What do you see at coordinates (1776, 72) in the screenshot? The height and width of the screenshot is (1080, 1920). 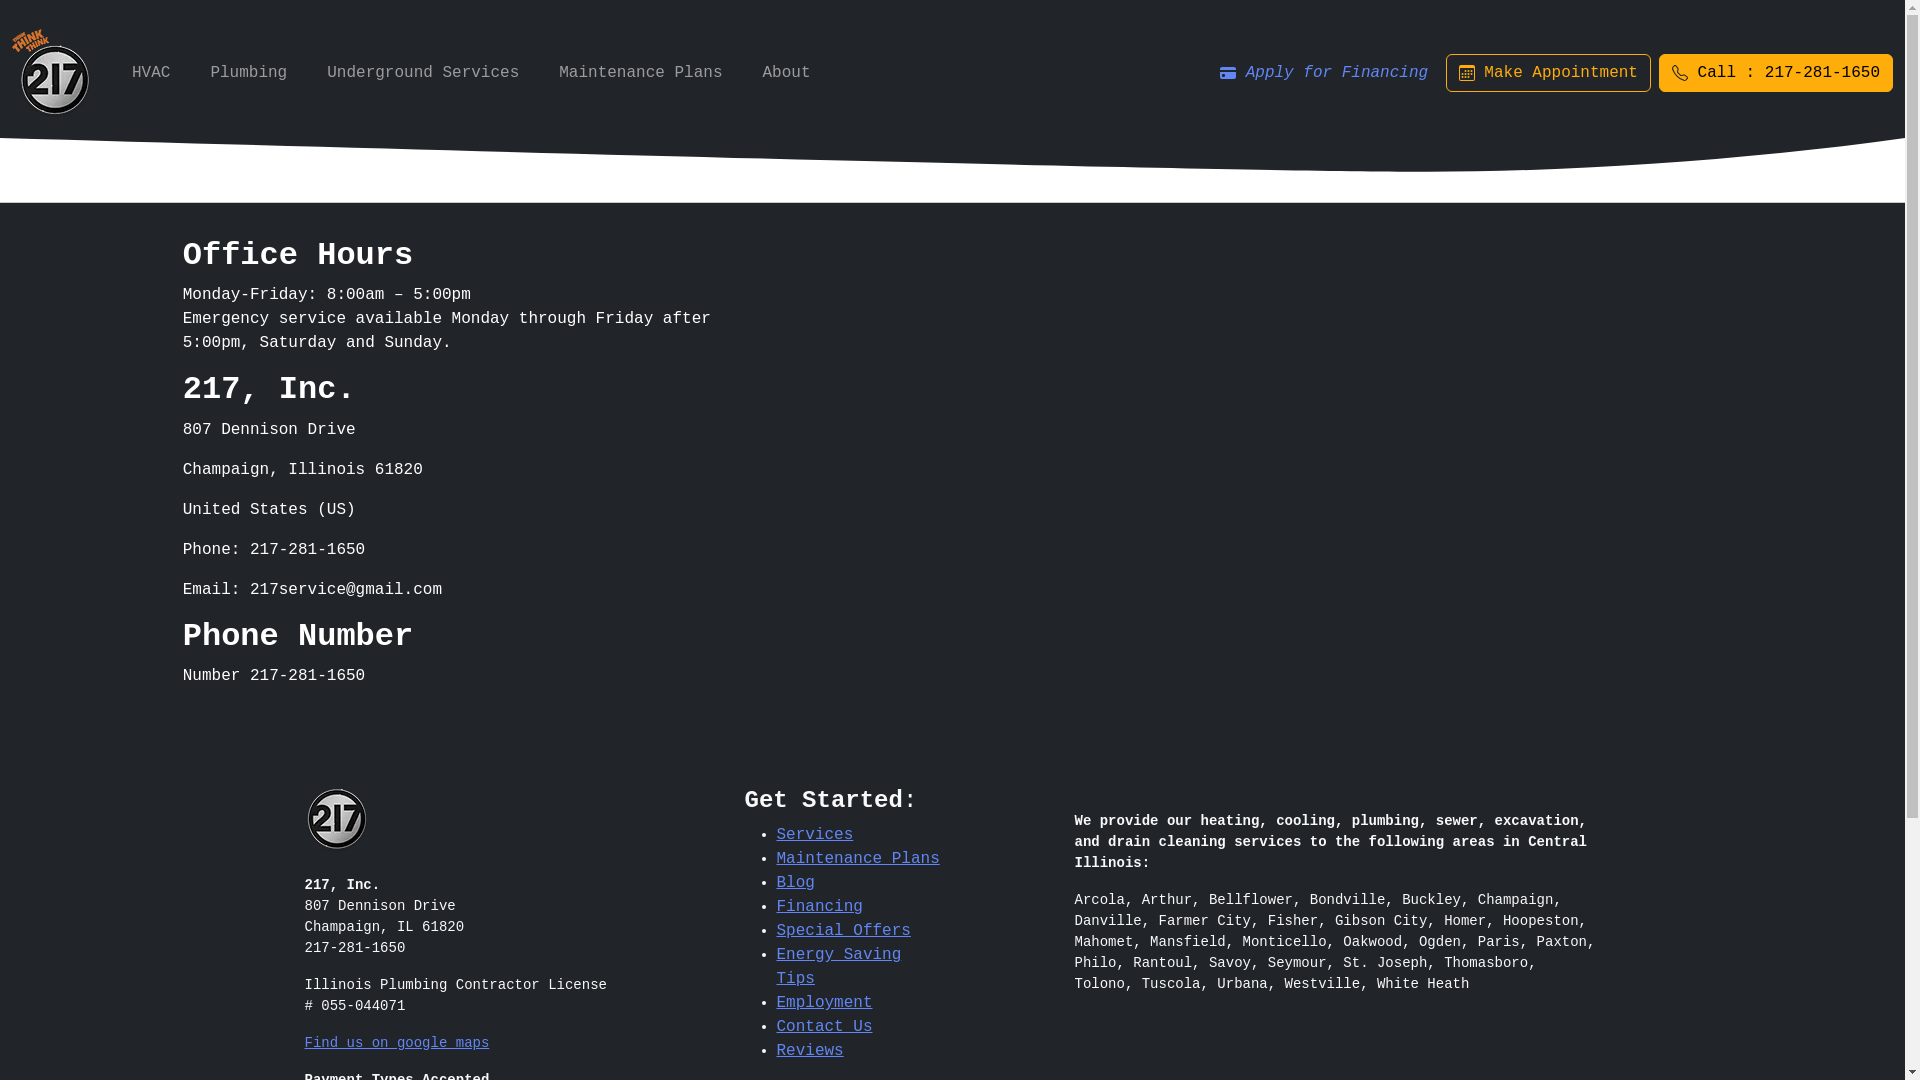 I see `'Call : 217-281-1650'` at bounding box center [1776, 72].